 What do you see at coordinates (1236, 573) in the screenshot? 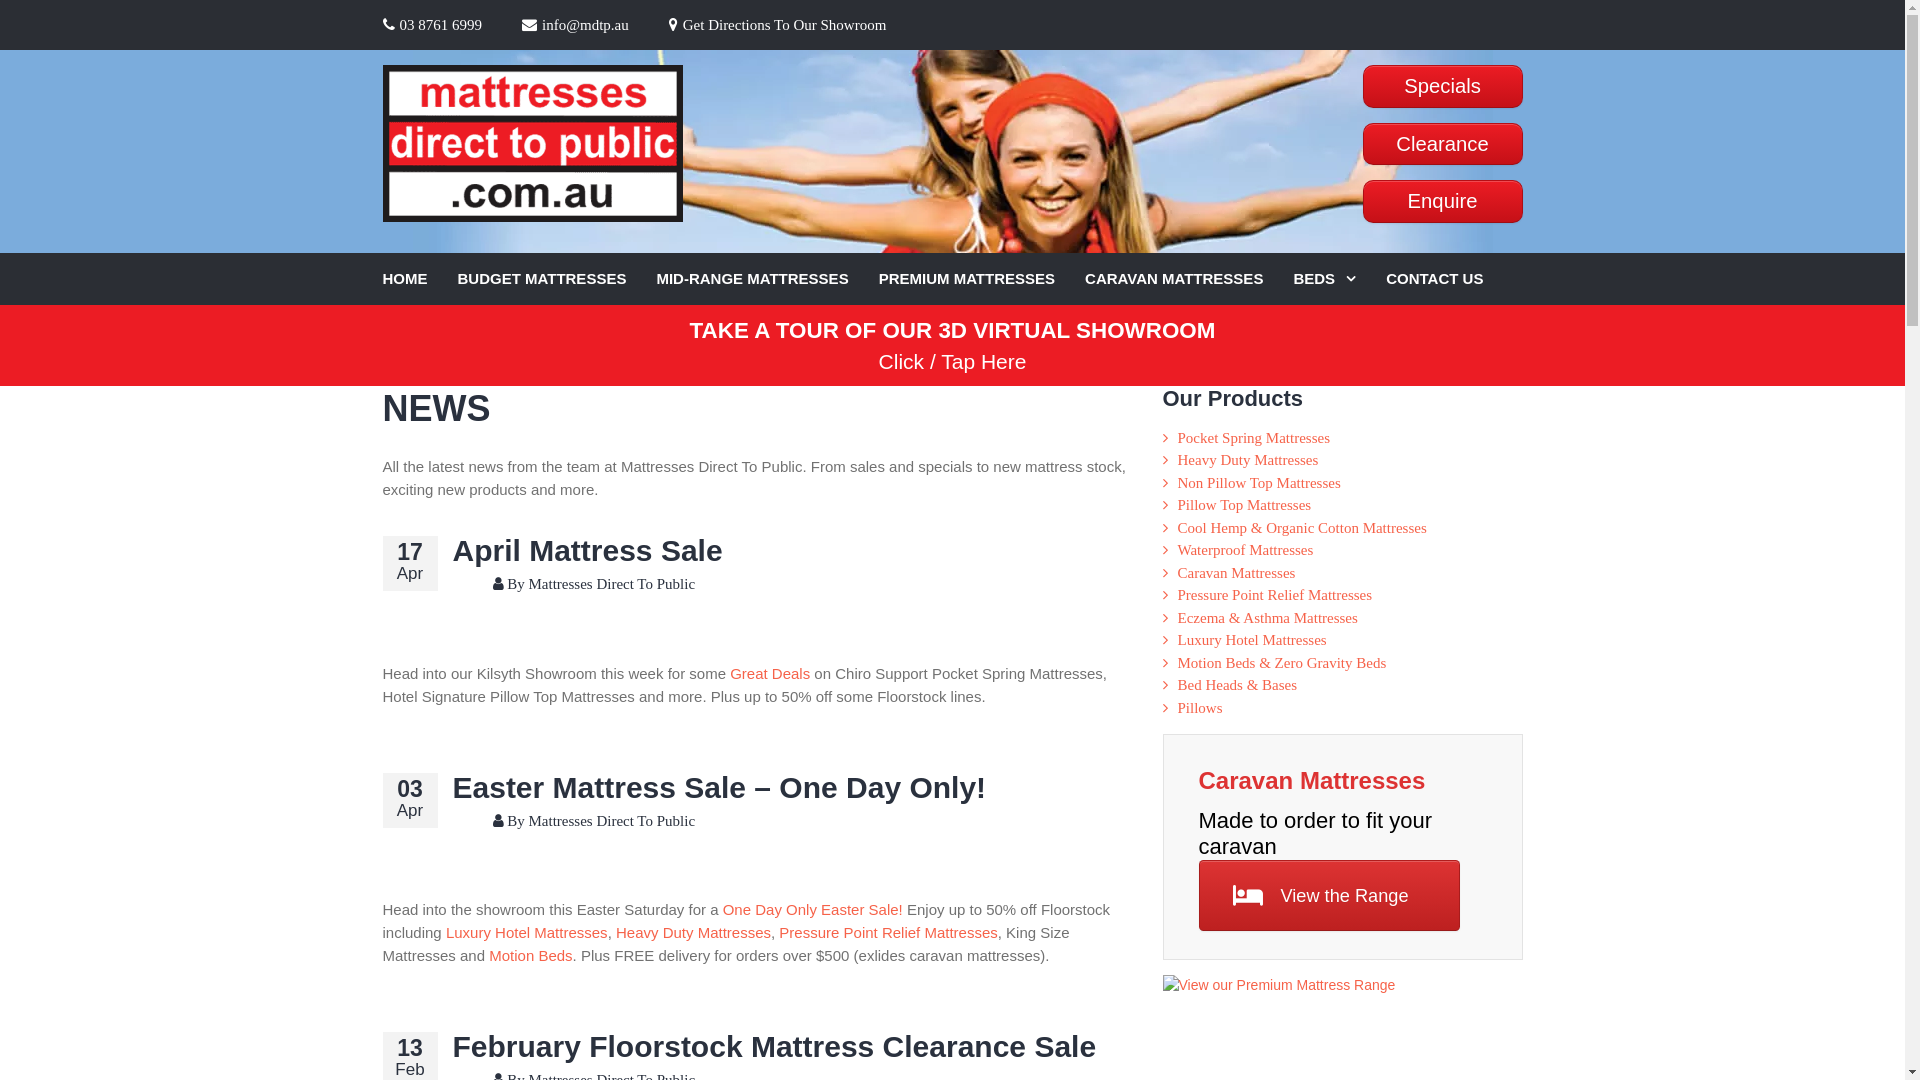
I see `'Caravan Mattresses'` at bounding box center [1236, 573].